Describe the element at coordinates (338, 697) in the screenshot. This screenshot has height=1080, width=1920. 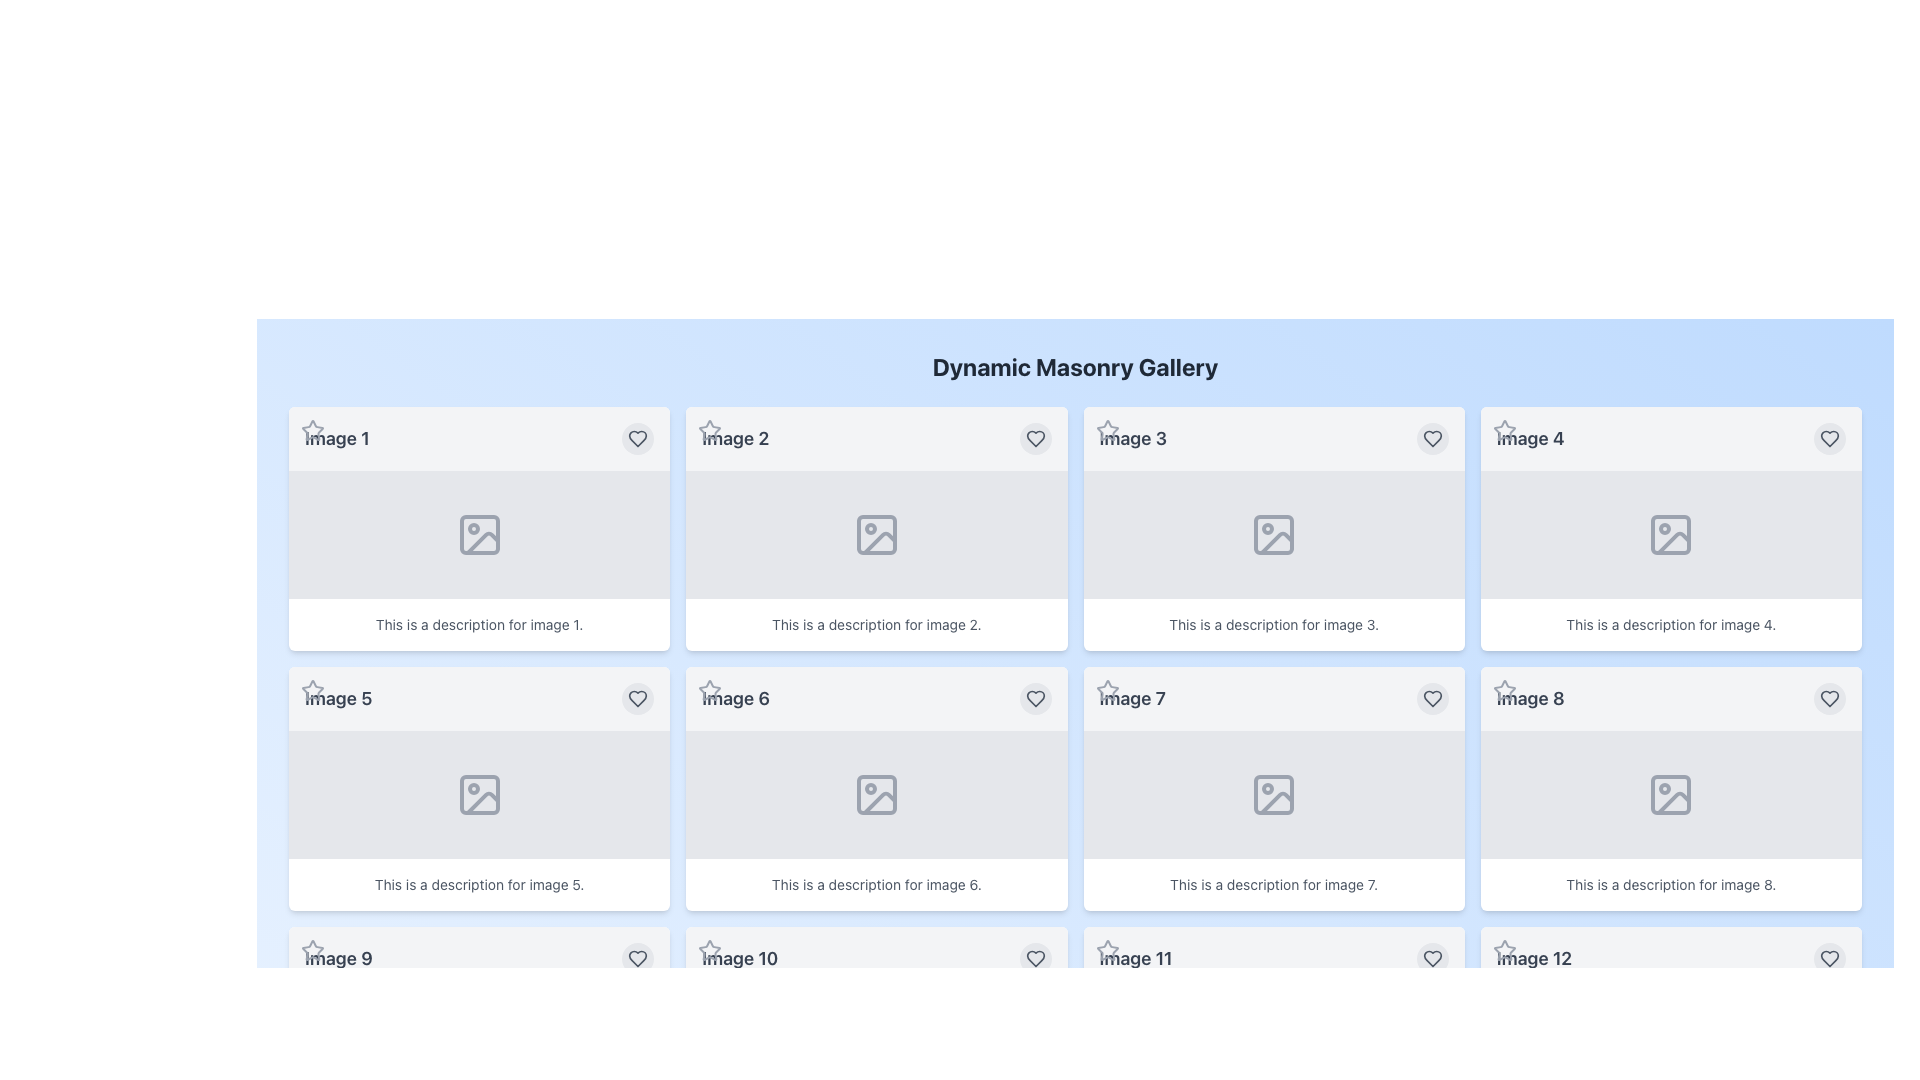
I see `the static label displaying 'Image 5' which is positioned in the second row and first column of the grid layout, adjacent to a graphical star icon` at that location.